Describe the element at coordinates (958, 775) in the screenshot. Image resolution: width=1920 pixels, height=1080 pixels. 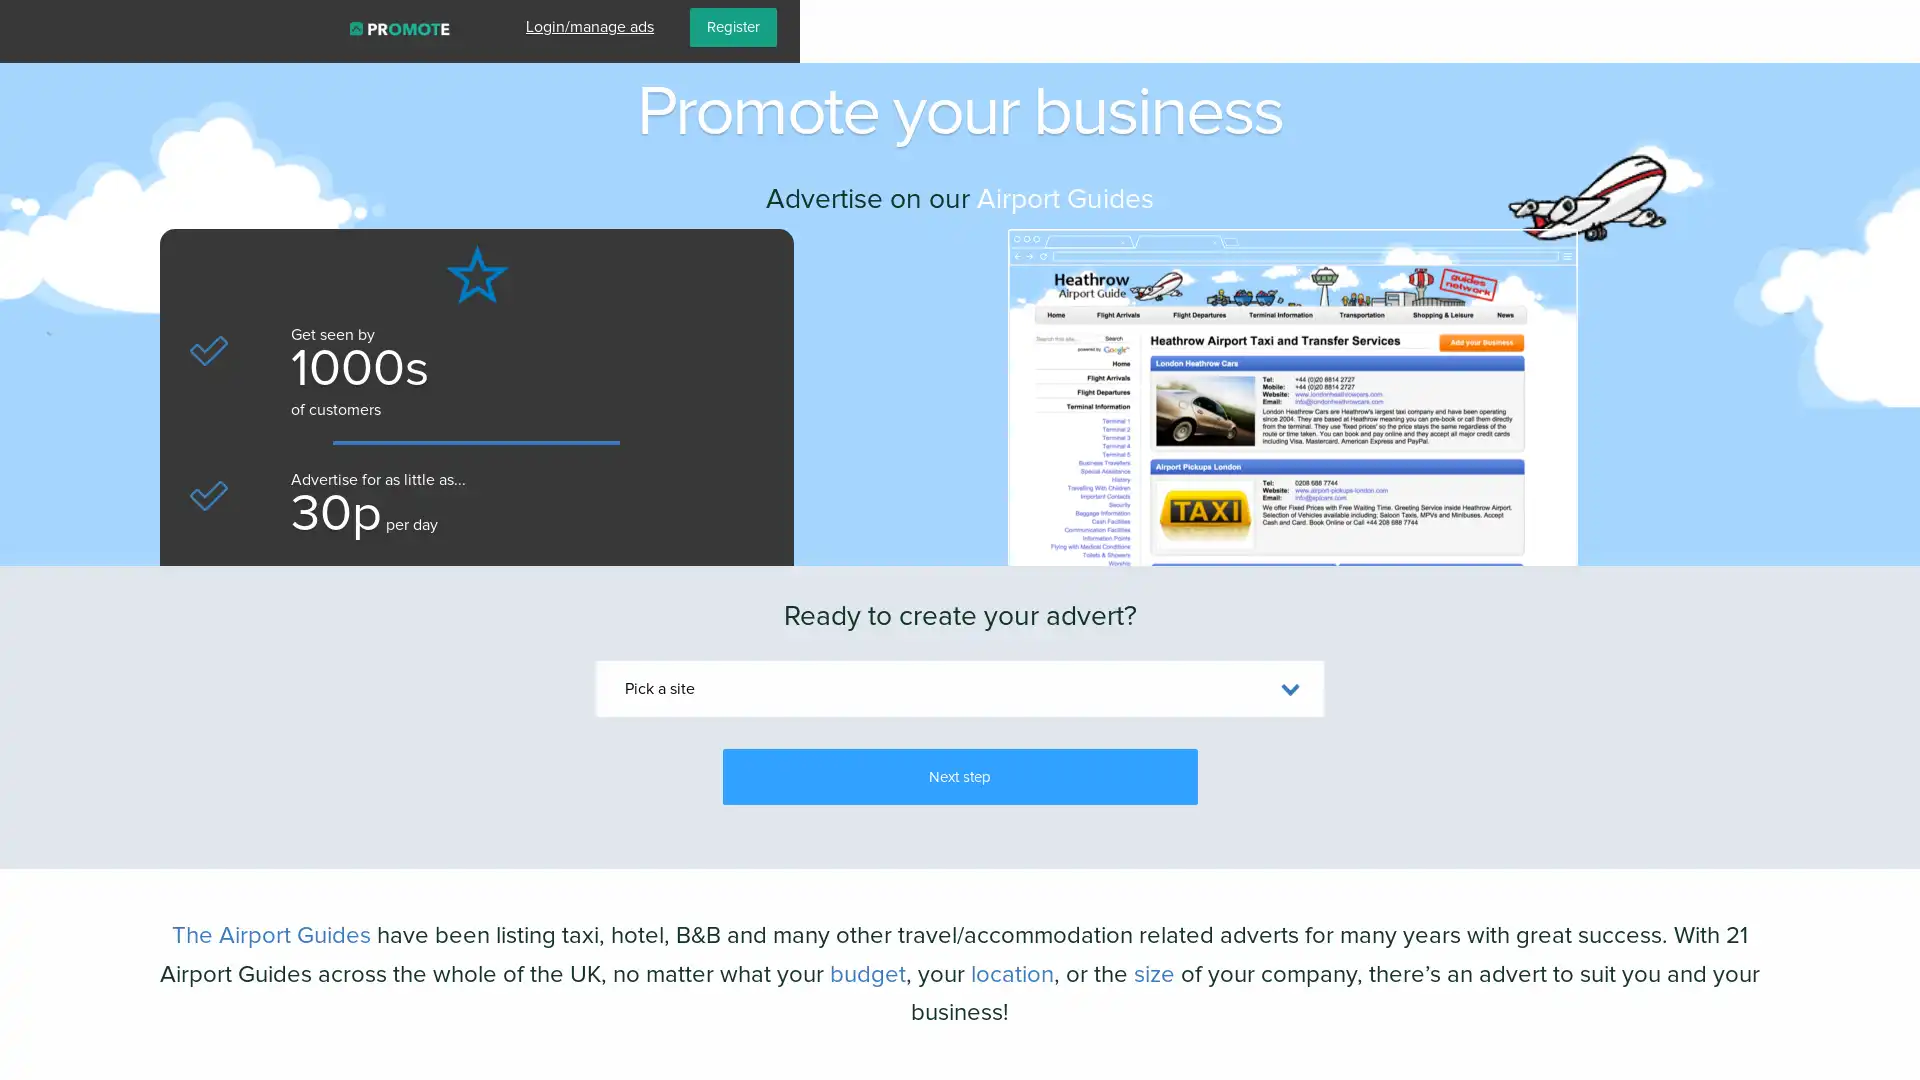
I see `Next step` at that location.